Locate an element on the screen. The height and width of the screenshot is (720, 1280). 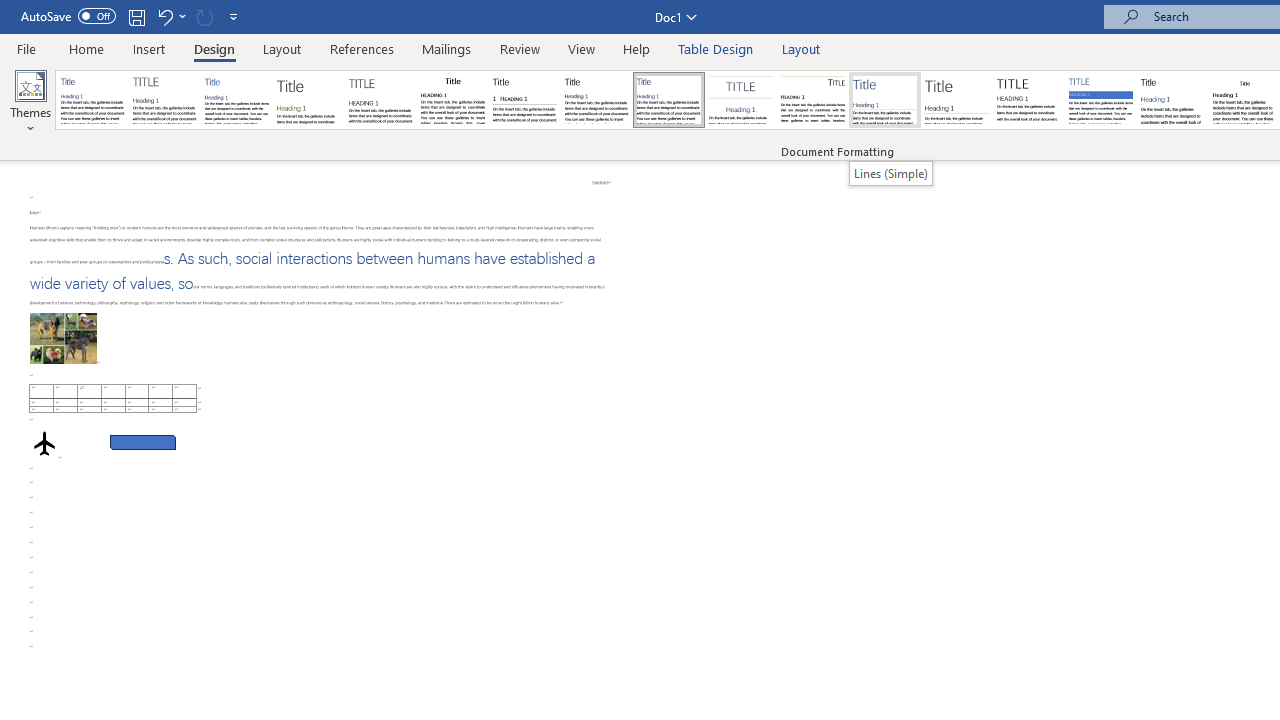
'Undo Apply Quick Style Set' is located at coordinates (170, 16).